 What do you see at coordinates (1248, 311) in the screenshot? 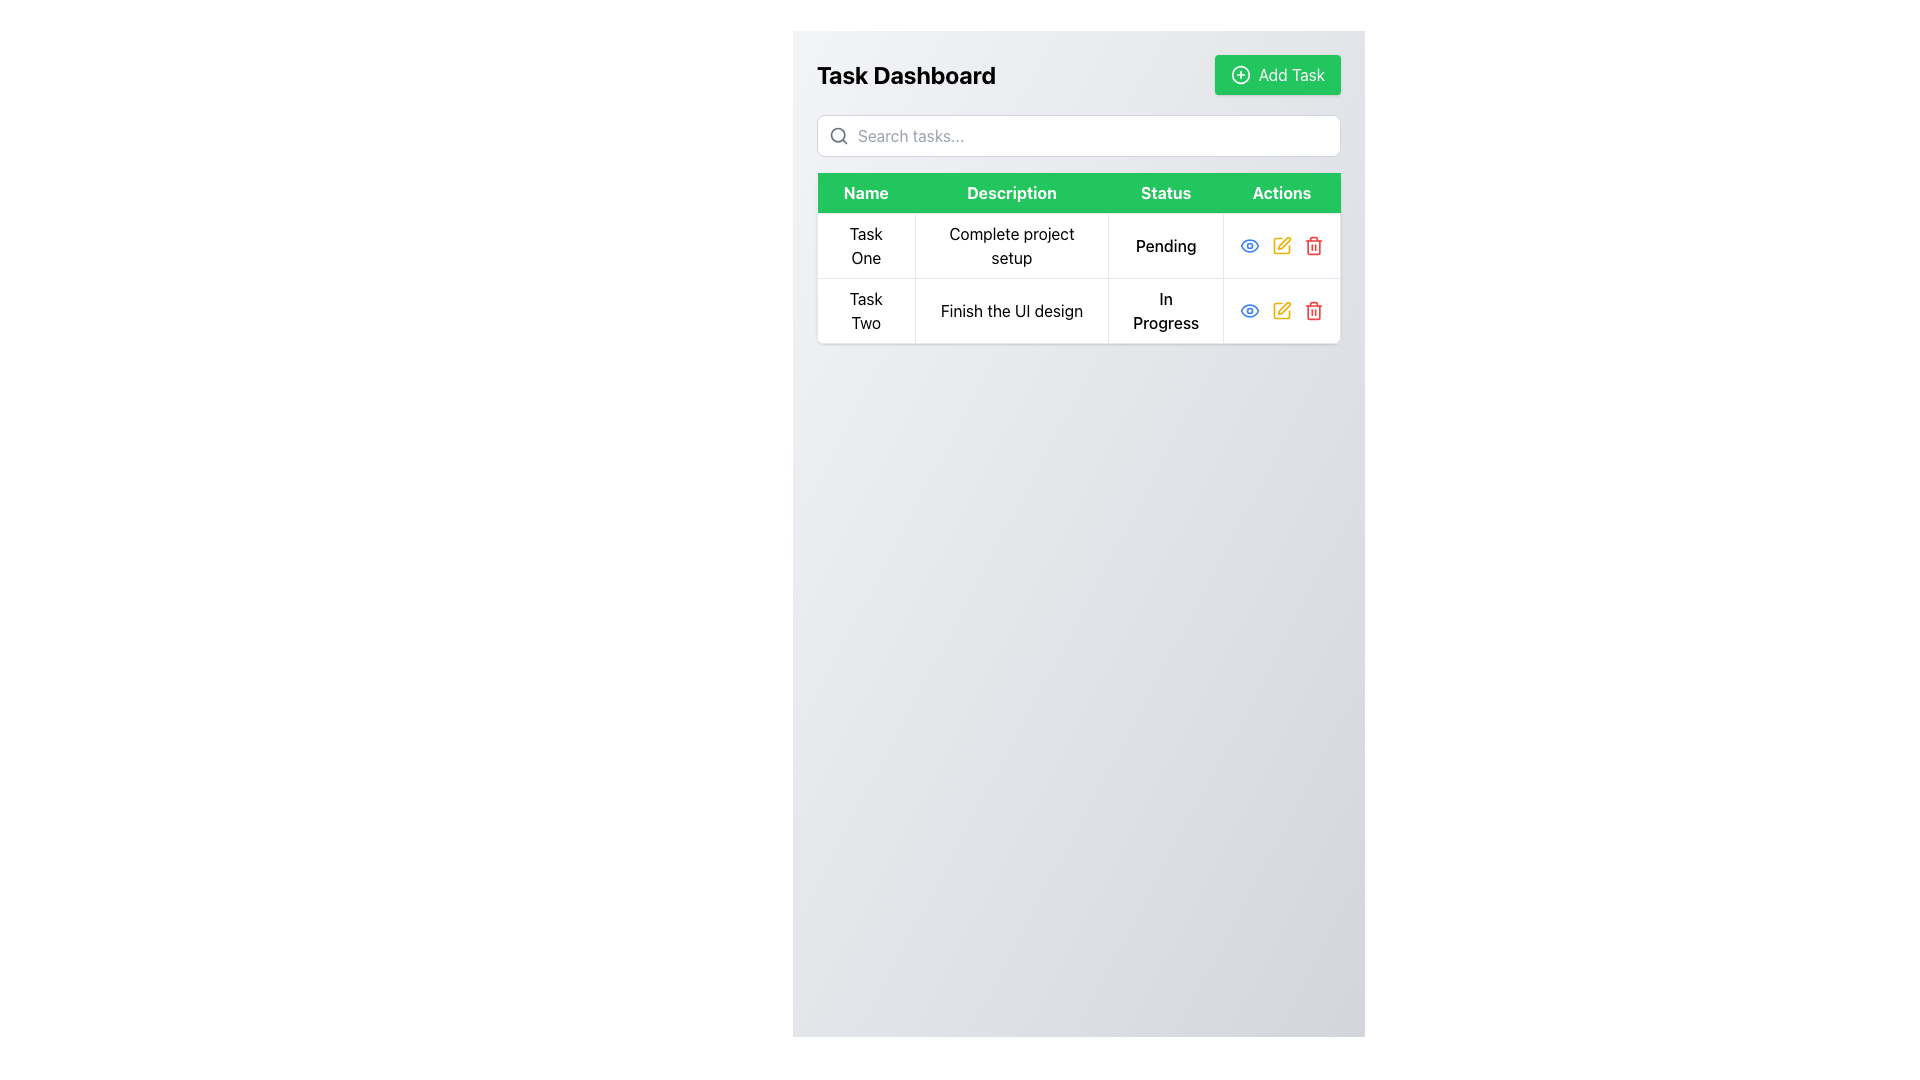
I see `the blue eye-shaped icon button located in the 'Actions' column of the row for 'Task One'` at bounding box center [1248, 311].